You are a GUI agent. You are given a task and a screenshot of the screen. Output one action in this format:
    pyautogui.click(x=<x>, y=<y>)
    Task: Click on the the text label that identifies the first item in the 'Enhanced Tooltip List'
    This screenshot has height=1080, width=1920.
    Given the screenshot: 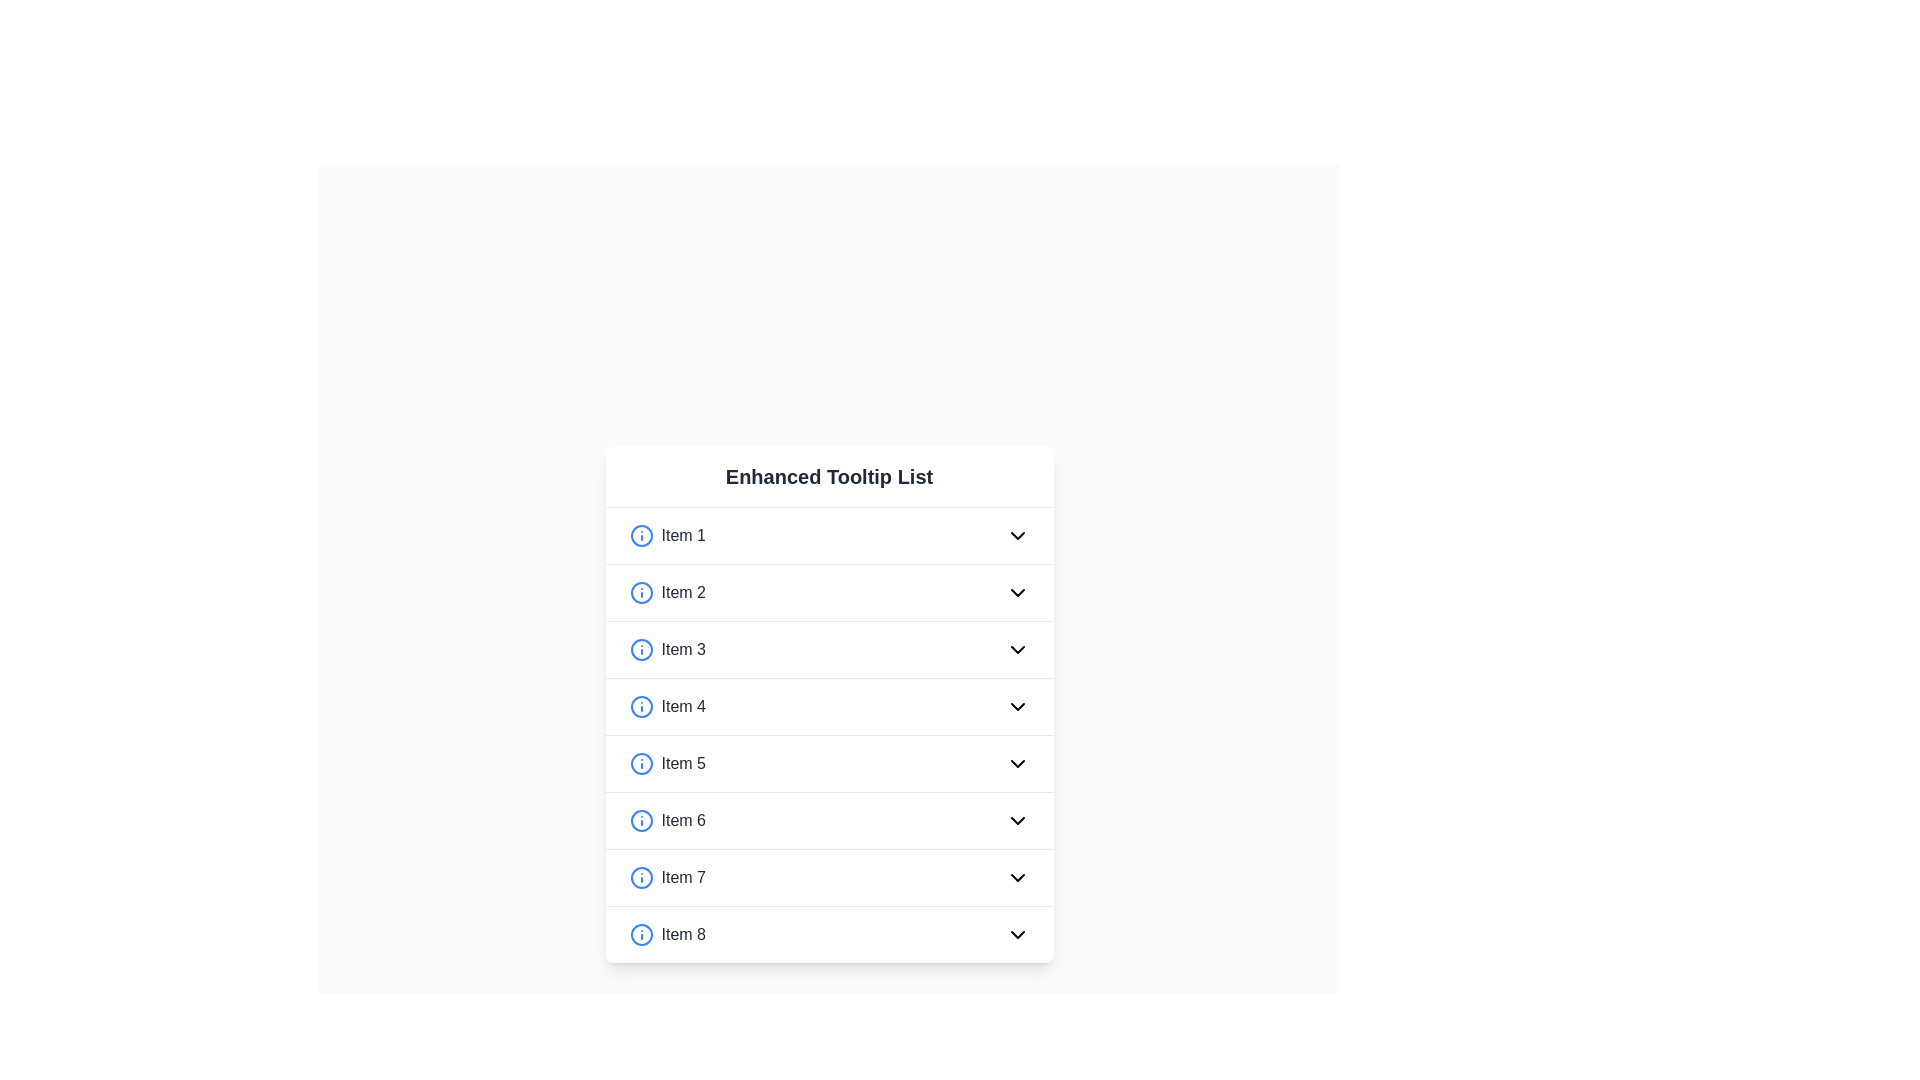 What is the action you would take?
    pyautogui.click(x=683, y=535)
    